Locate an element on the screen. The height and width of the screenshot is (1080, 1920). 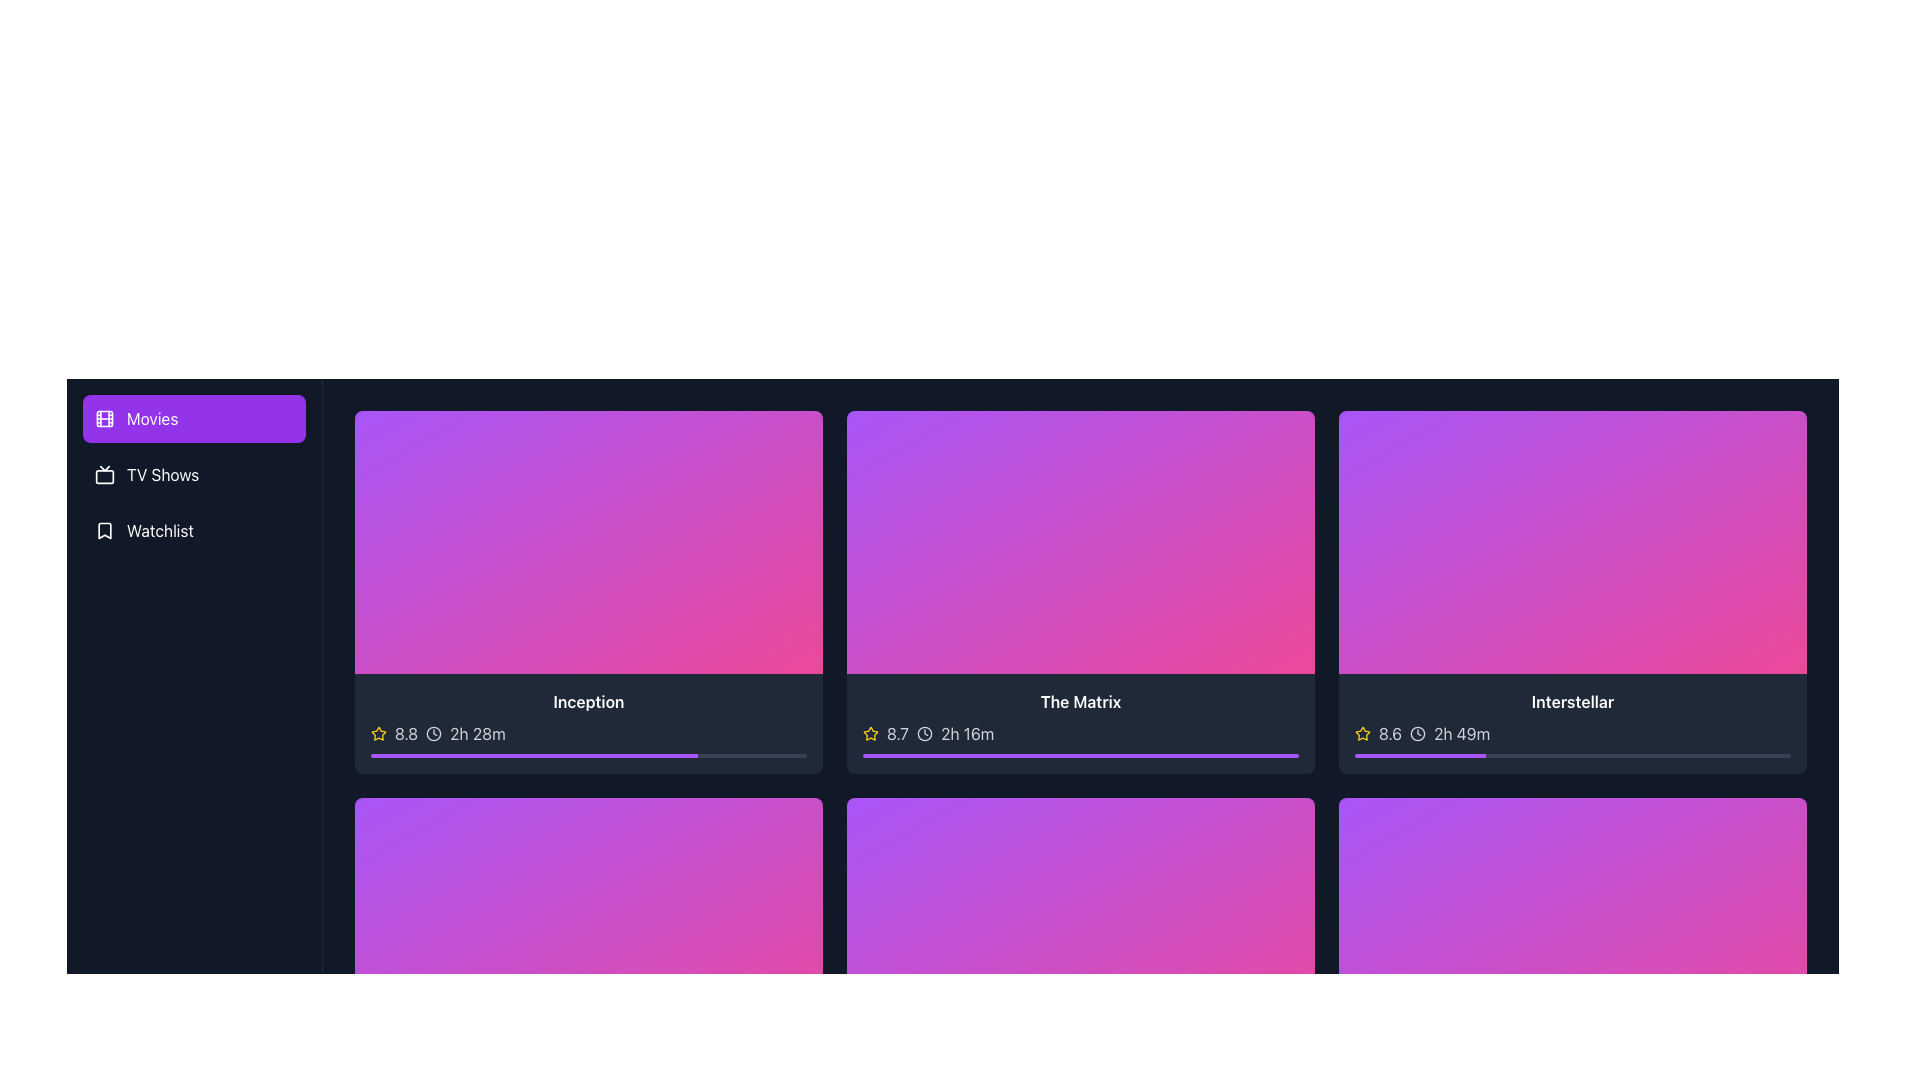
the text label displaying '2h 49m' styled in light gray, which is positioned beneath the thumbnail image of the movie 'Interstellar'. This label is the third element in a horizontal layout, following a clock icon and preceded by a yellow star icon and the text '8.6' is located at coordinates (1462, 734).